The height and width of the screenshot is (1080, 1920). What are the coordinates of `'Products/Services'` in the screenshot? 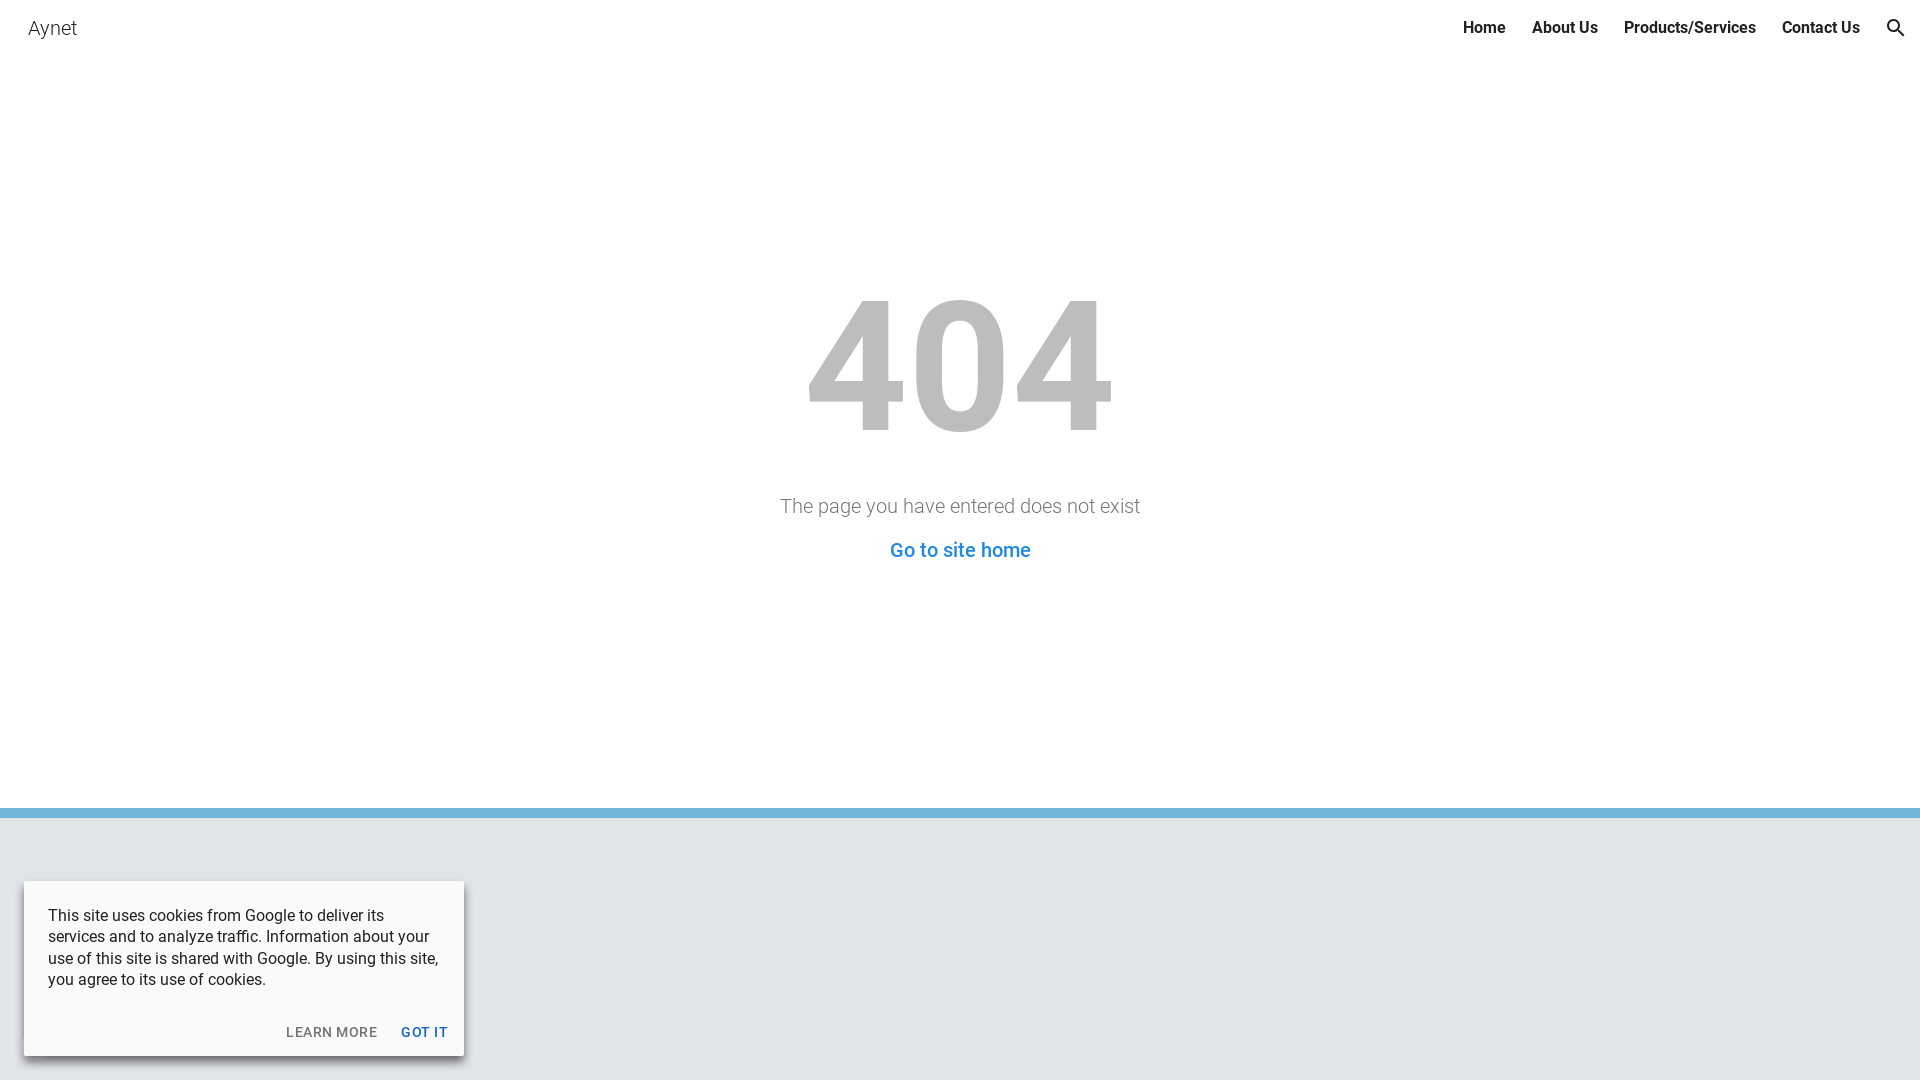 It's located at (1623, 27).